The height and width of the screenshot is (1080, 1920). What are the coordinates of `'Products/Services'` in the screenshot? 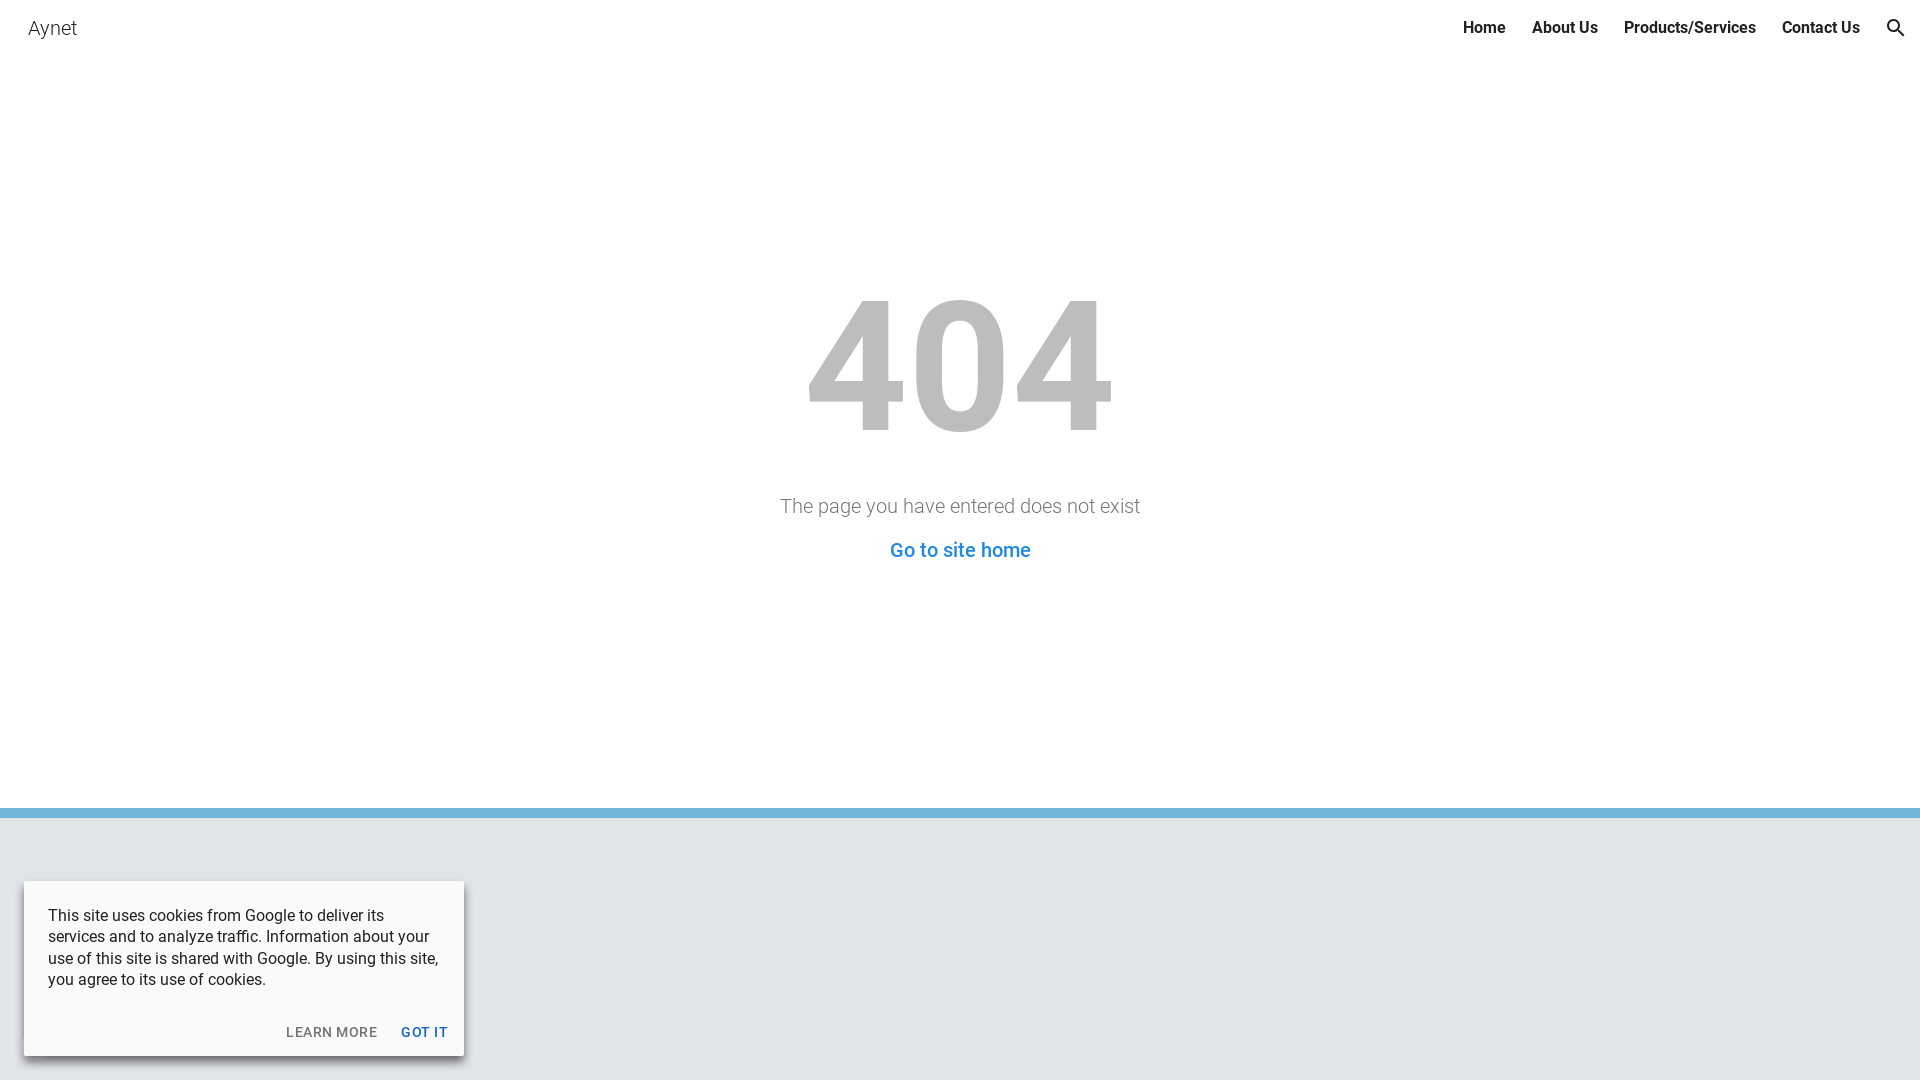 It's located at (1623, 27).